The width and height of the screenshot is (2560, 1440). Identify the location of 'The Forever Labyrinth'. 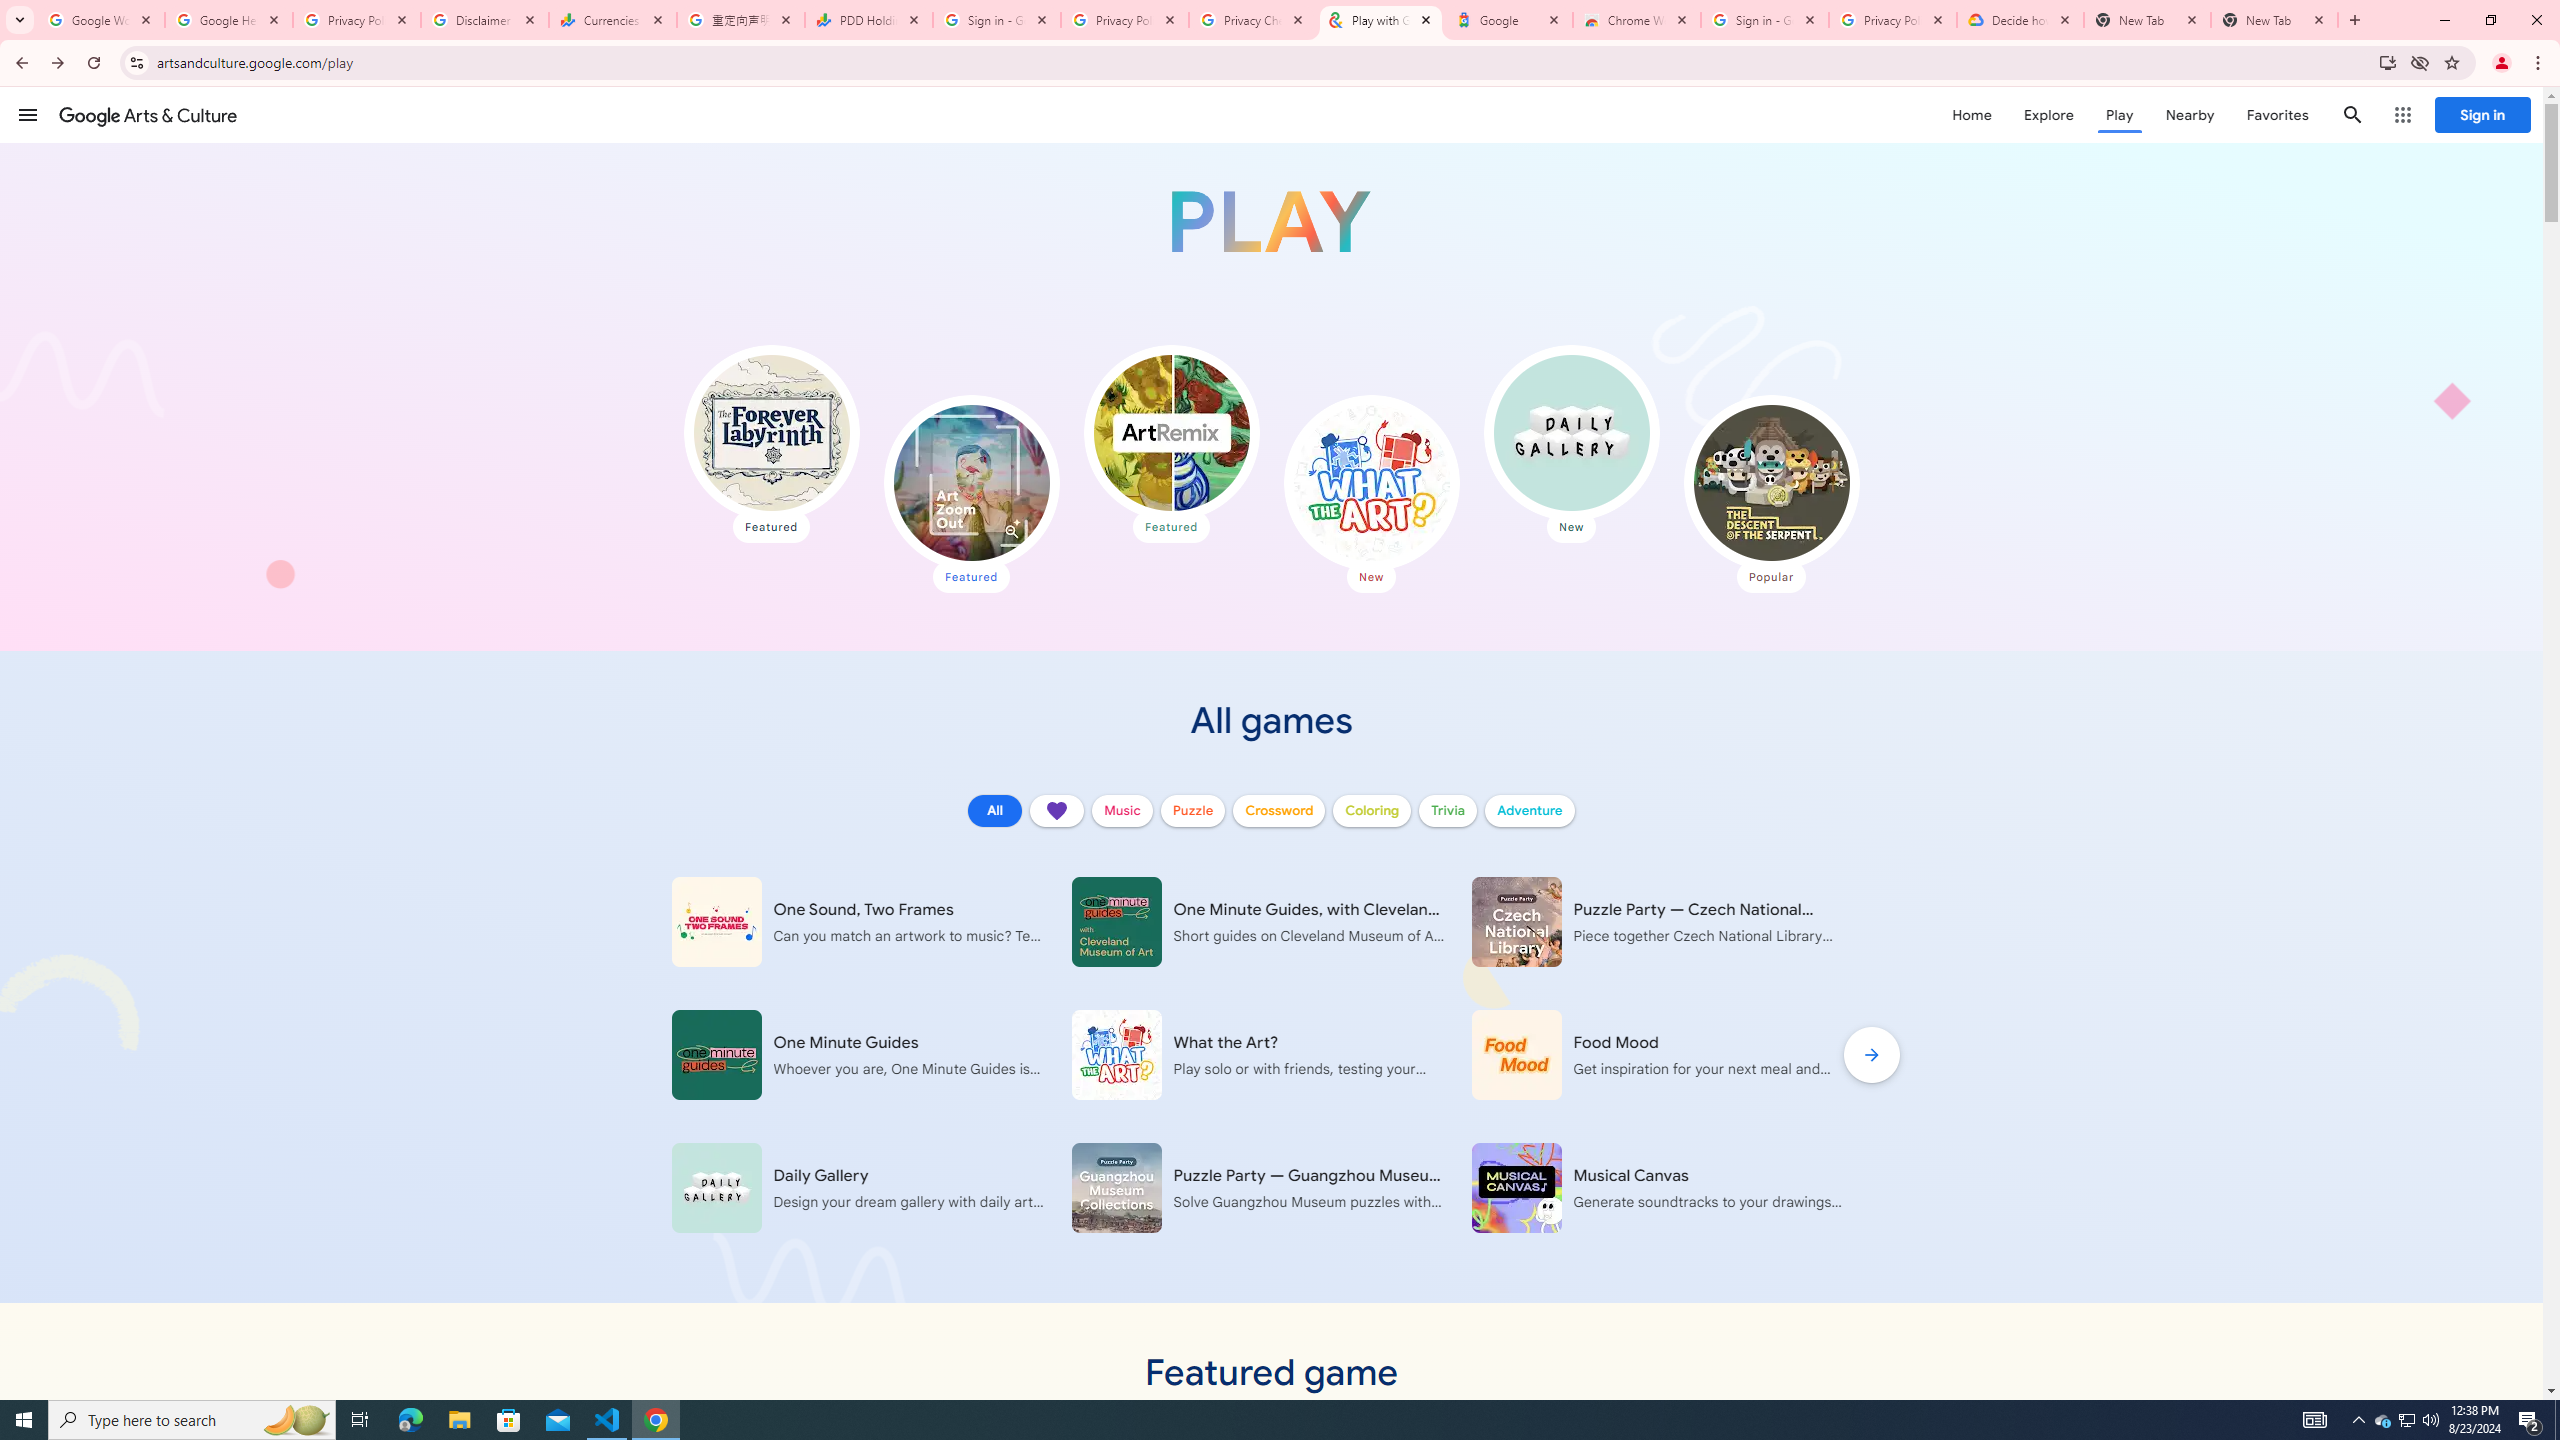
(770, 432).